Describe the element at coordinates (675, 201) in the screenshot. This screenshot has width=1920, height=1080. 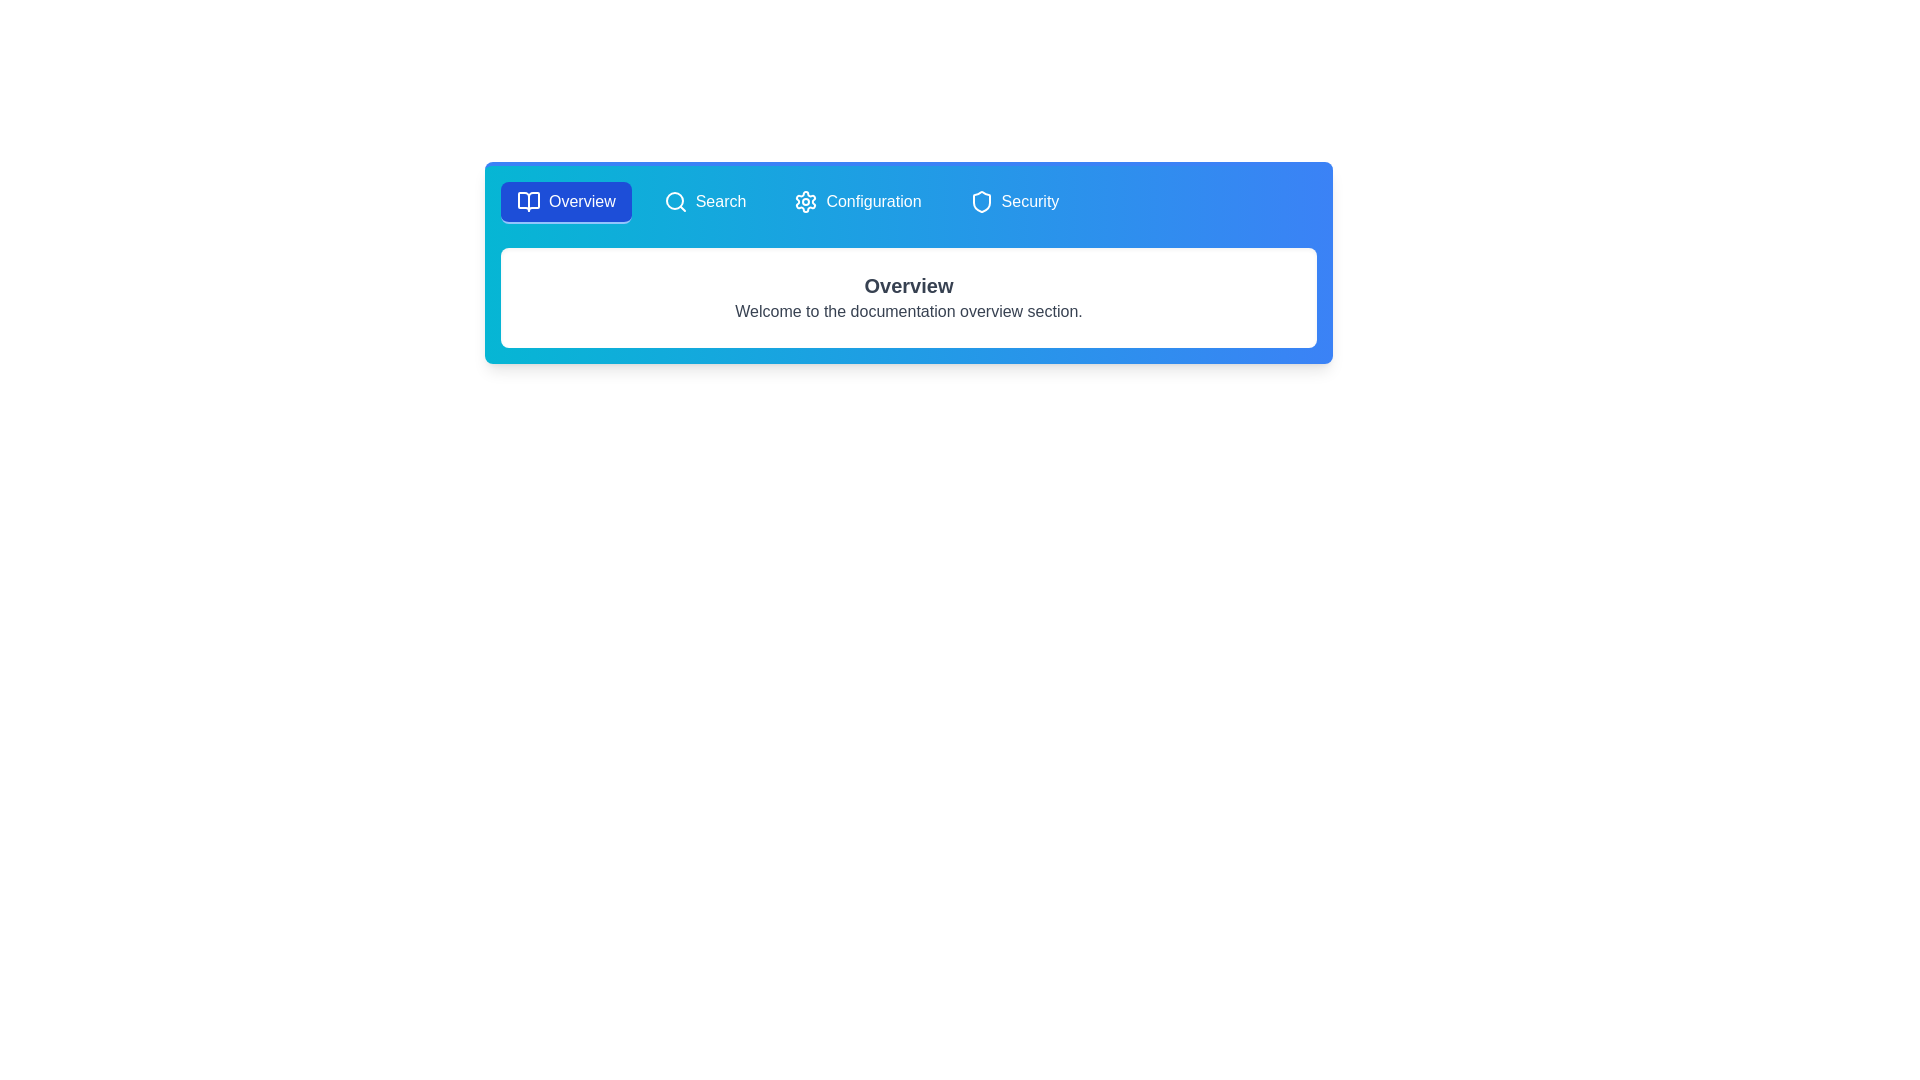
I see `the search icon located to the left of the 'Search' label text in the top navigation bar, which triggers the search feature` at that location.